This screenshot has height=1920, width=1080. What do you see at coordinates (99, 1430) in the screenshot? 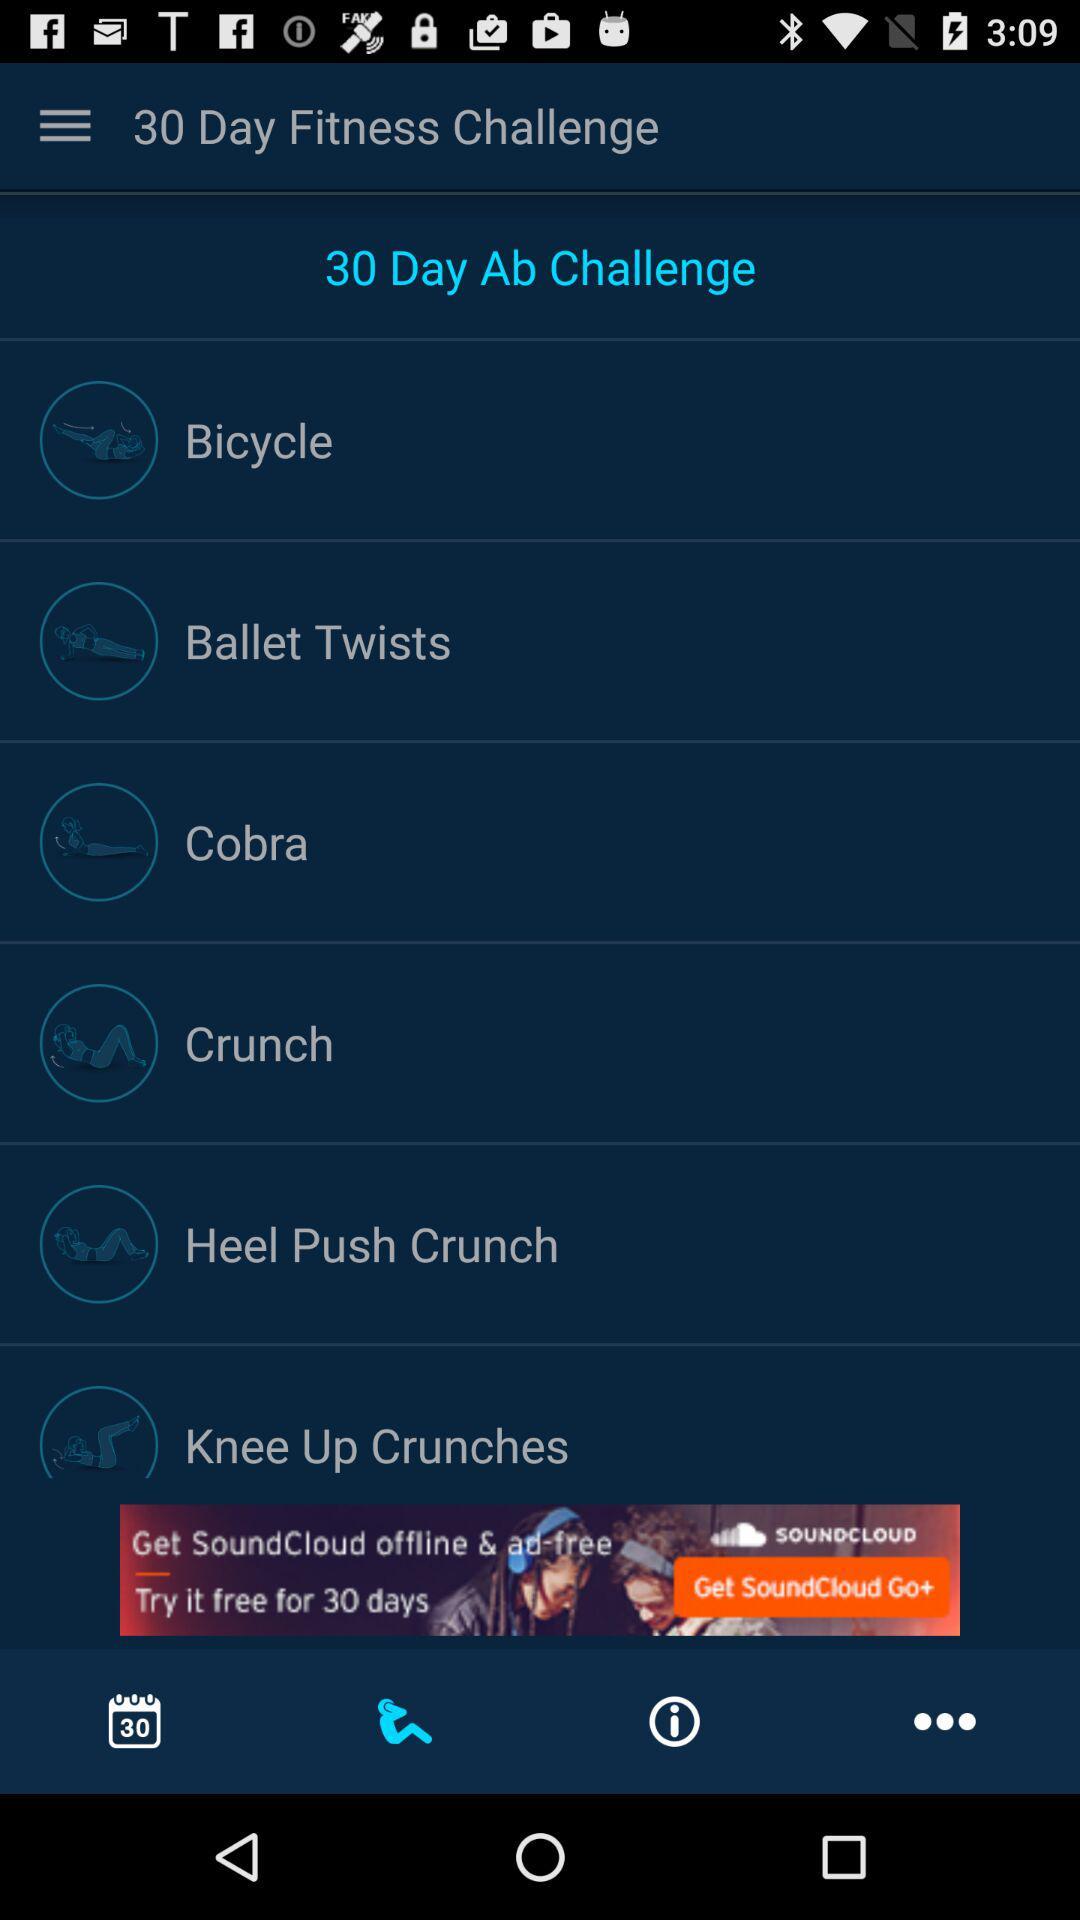
I see `the icon which is left side to the text knee up crunches` at bounding box center [99, 1430].